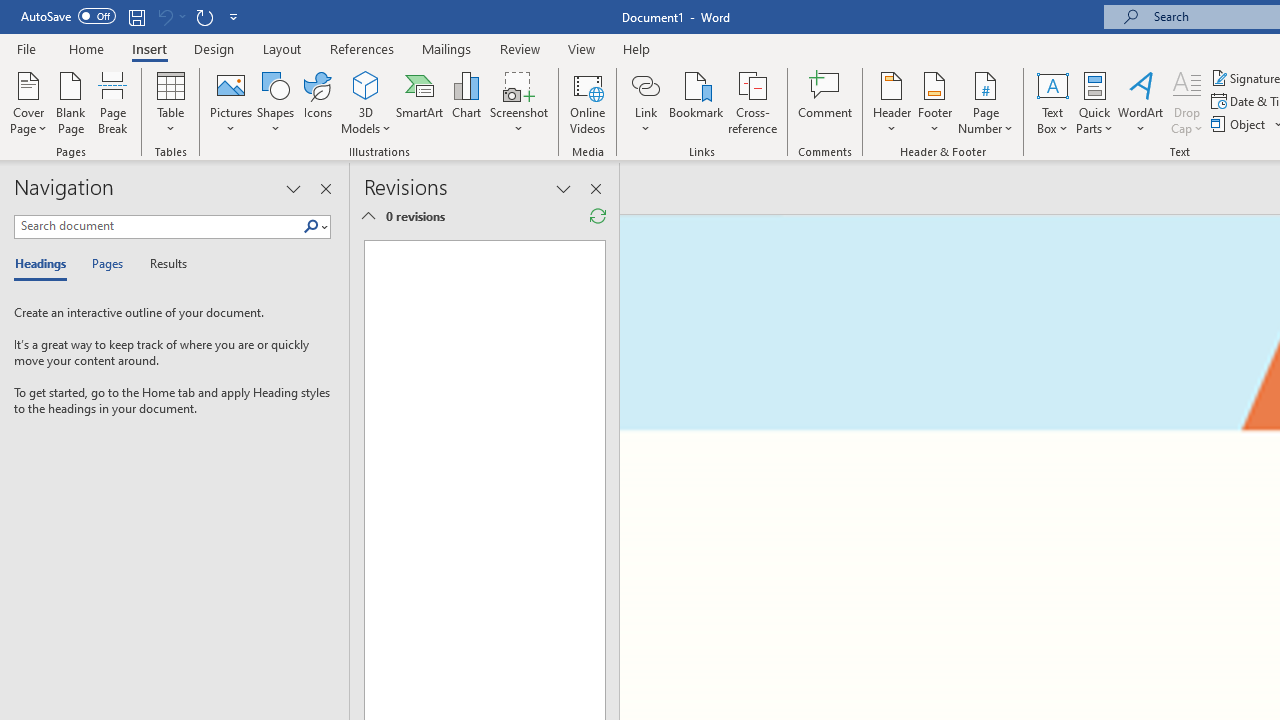  What do you see at coordinates (645, 103) in the screenshot?
I see `'Link'` at bounding box center [645, 103].